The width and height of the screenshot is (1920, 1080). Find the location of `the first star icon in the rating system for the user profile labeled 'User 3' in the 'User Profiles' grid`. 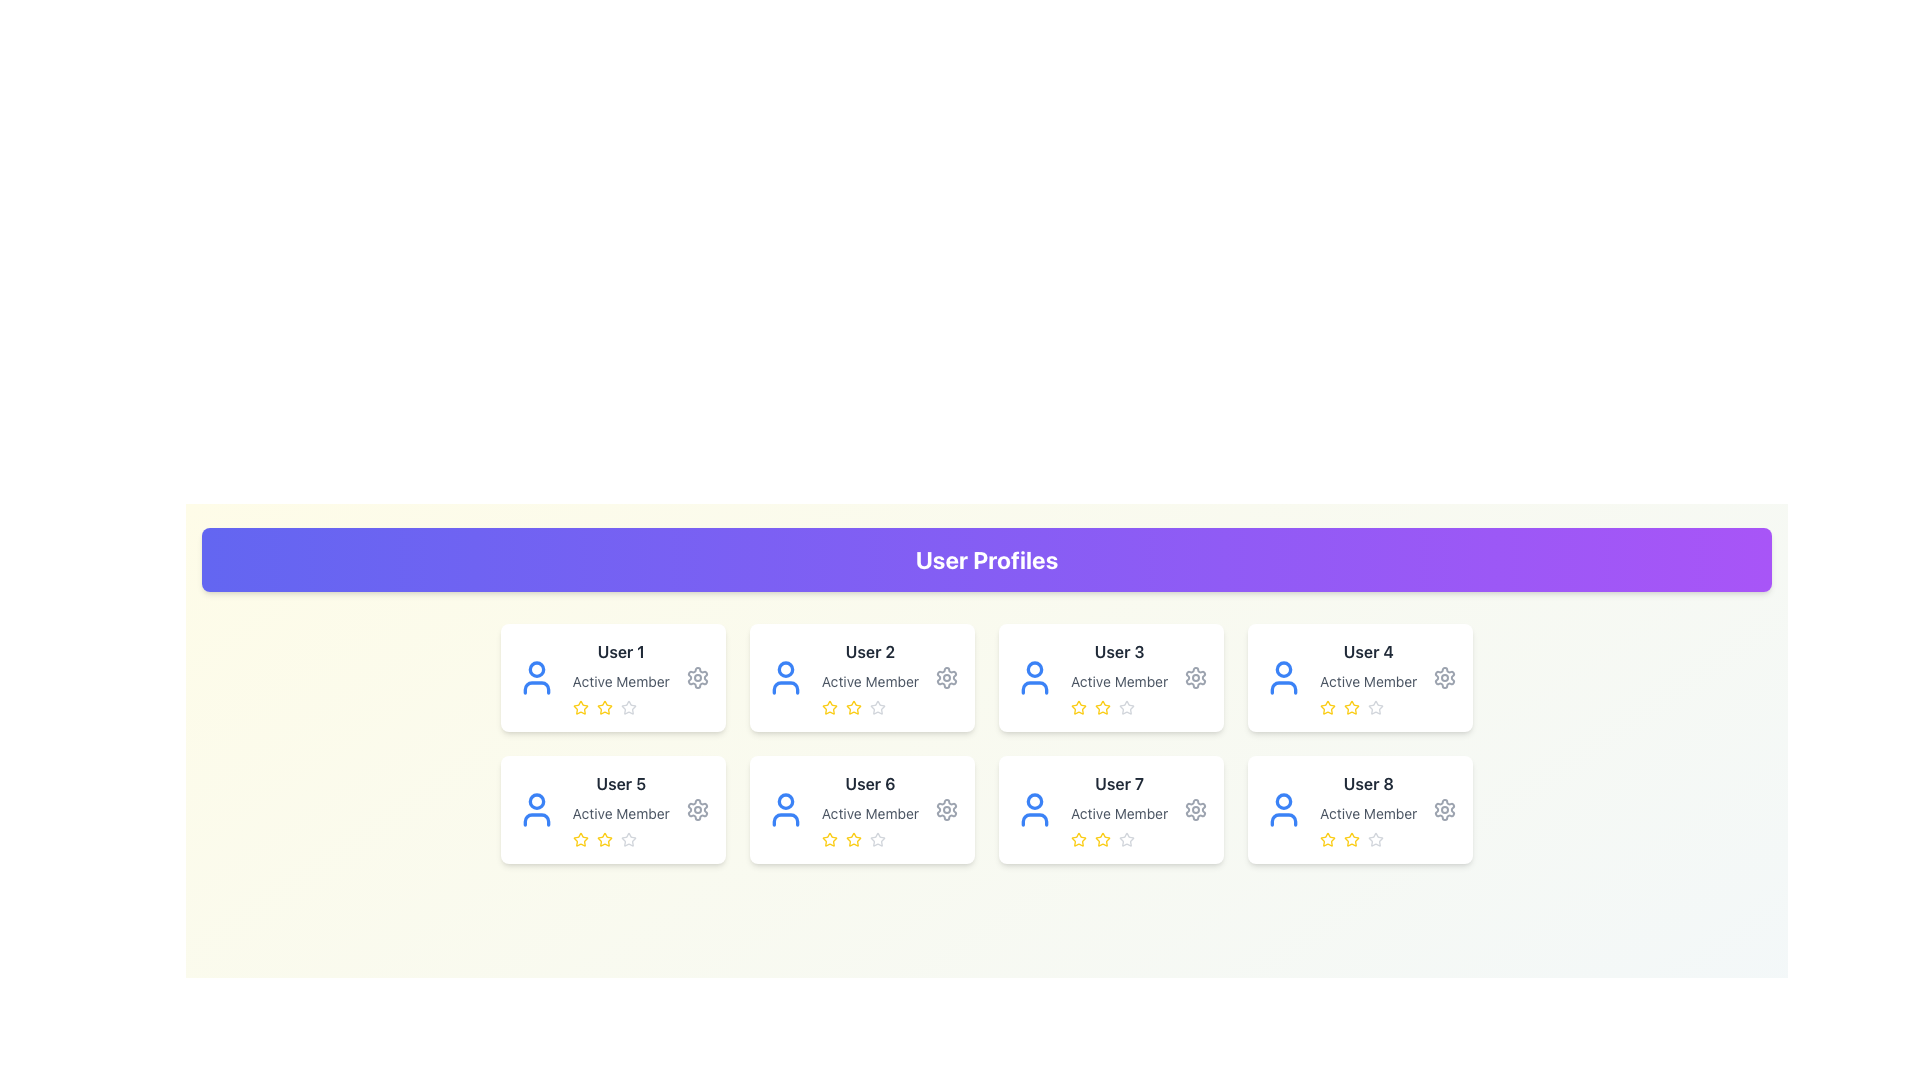

the first star icon in the rating system for the user profile labeled 'User 3' in the 'User Profiles' grid is located at coordinates (1078, 707).